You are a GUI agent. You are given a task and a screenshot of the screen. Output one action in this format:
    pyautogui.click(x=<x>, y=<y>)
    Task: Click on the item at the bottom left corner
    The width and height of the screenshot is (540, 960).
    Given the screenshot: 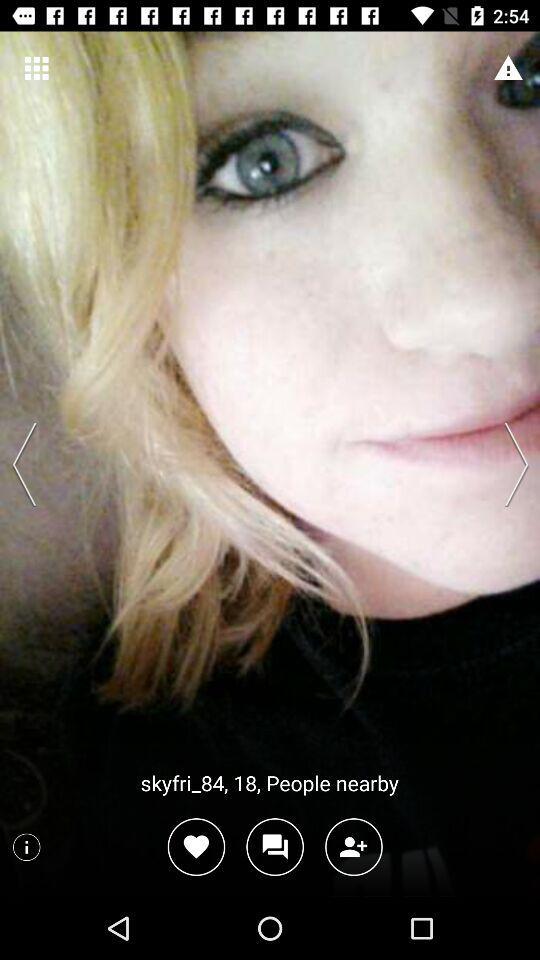 What is the action you would take?
    pyautogui.click(x=25, y=846)
    